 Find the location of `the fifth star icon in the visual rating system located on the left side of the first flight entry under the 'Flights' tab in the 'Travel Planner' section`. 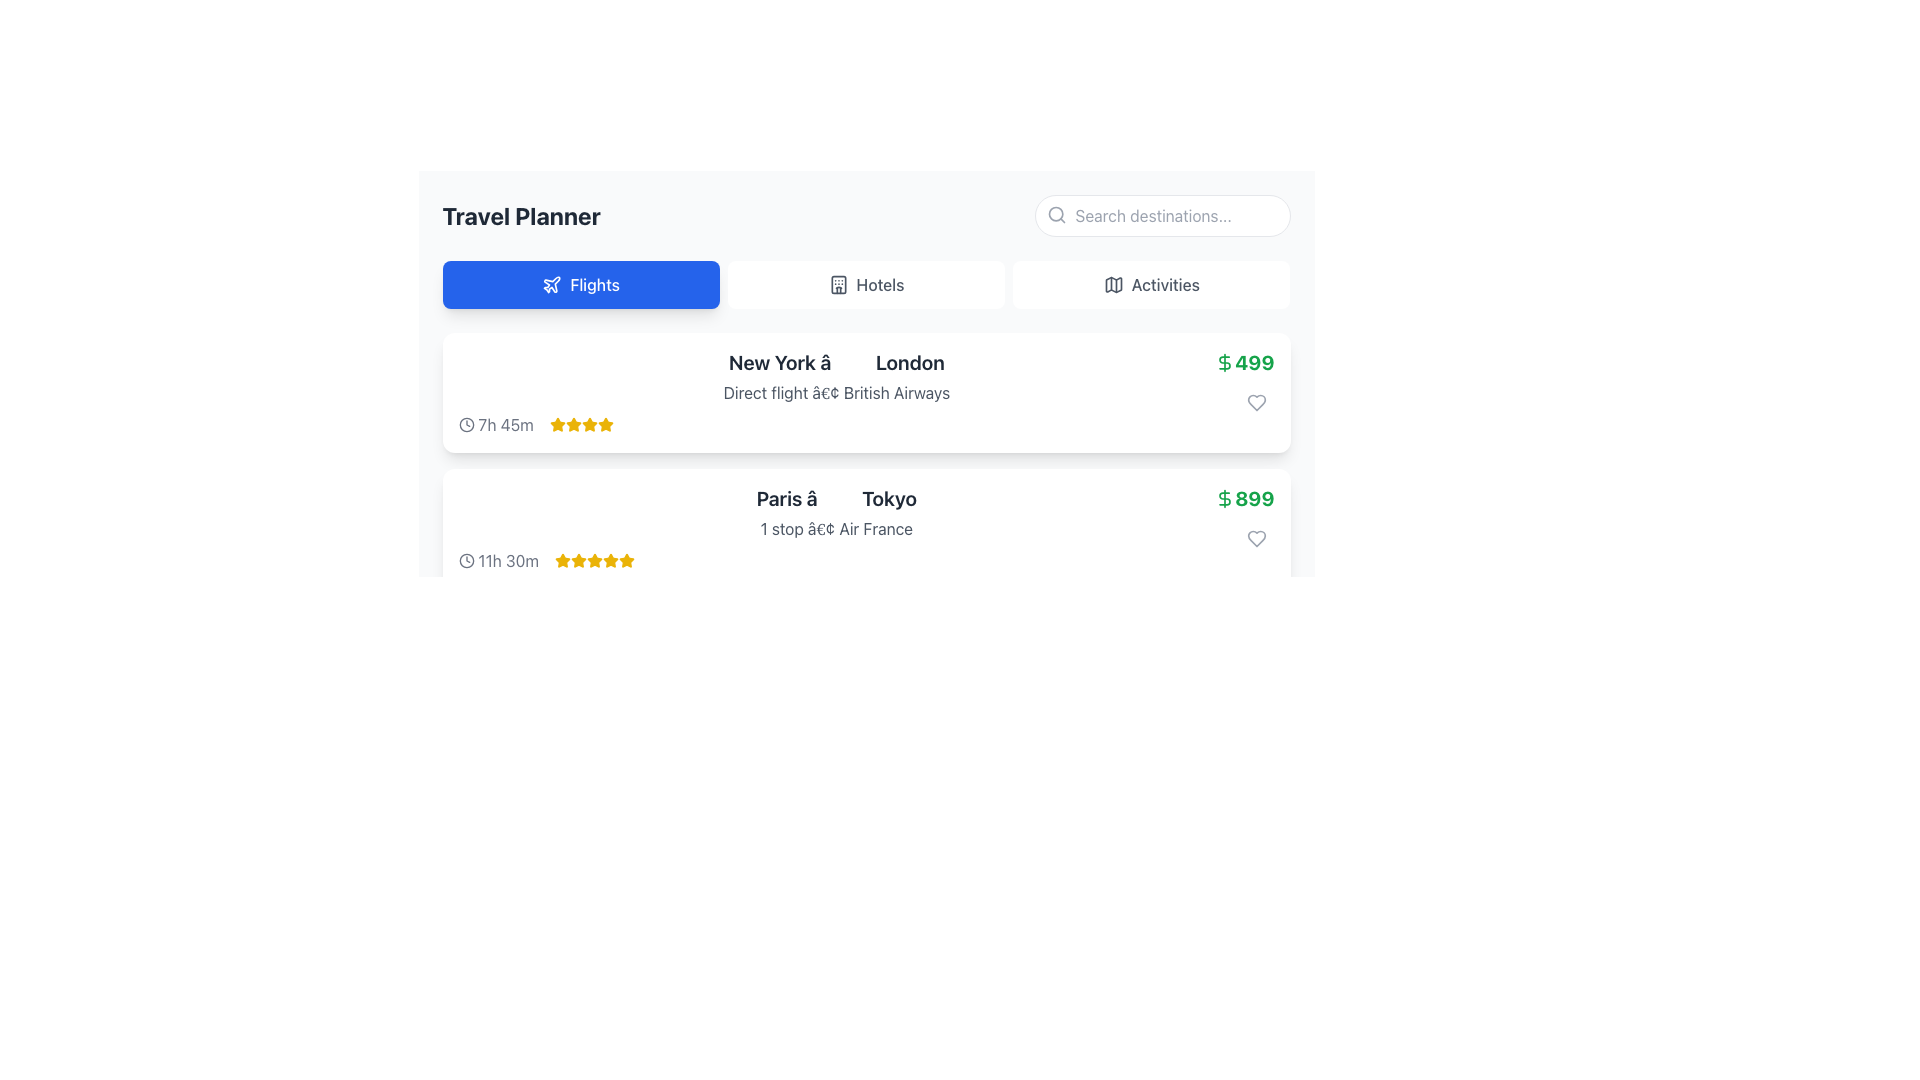

the fifth star icon in the visual rating system located on the left side of the first flight entry under the 'Flights' tab in the 'Travel Planner' section is located at coordinates (604, 423).